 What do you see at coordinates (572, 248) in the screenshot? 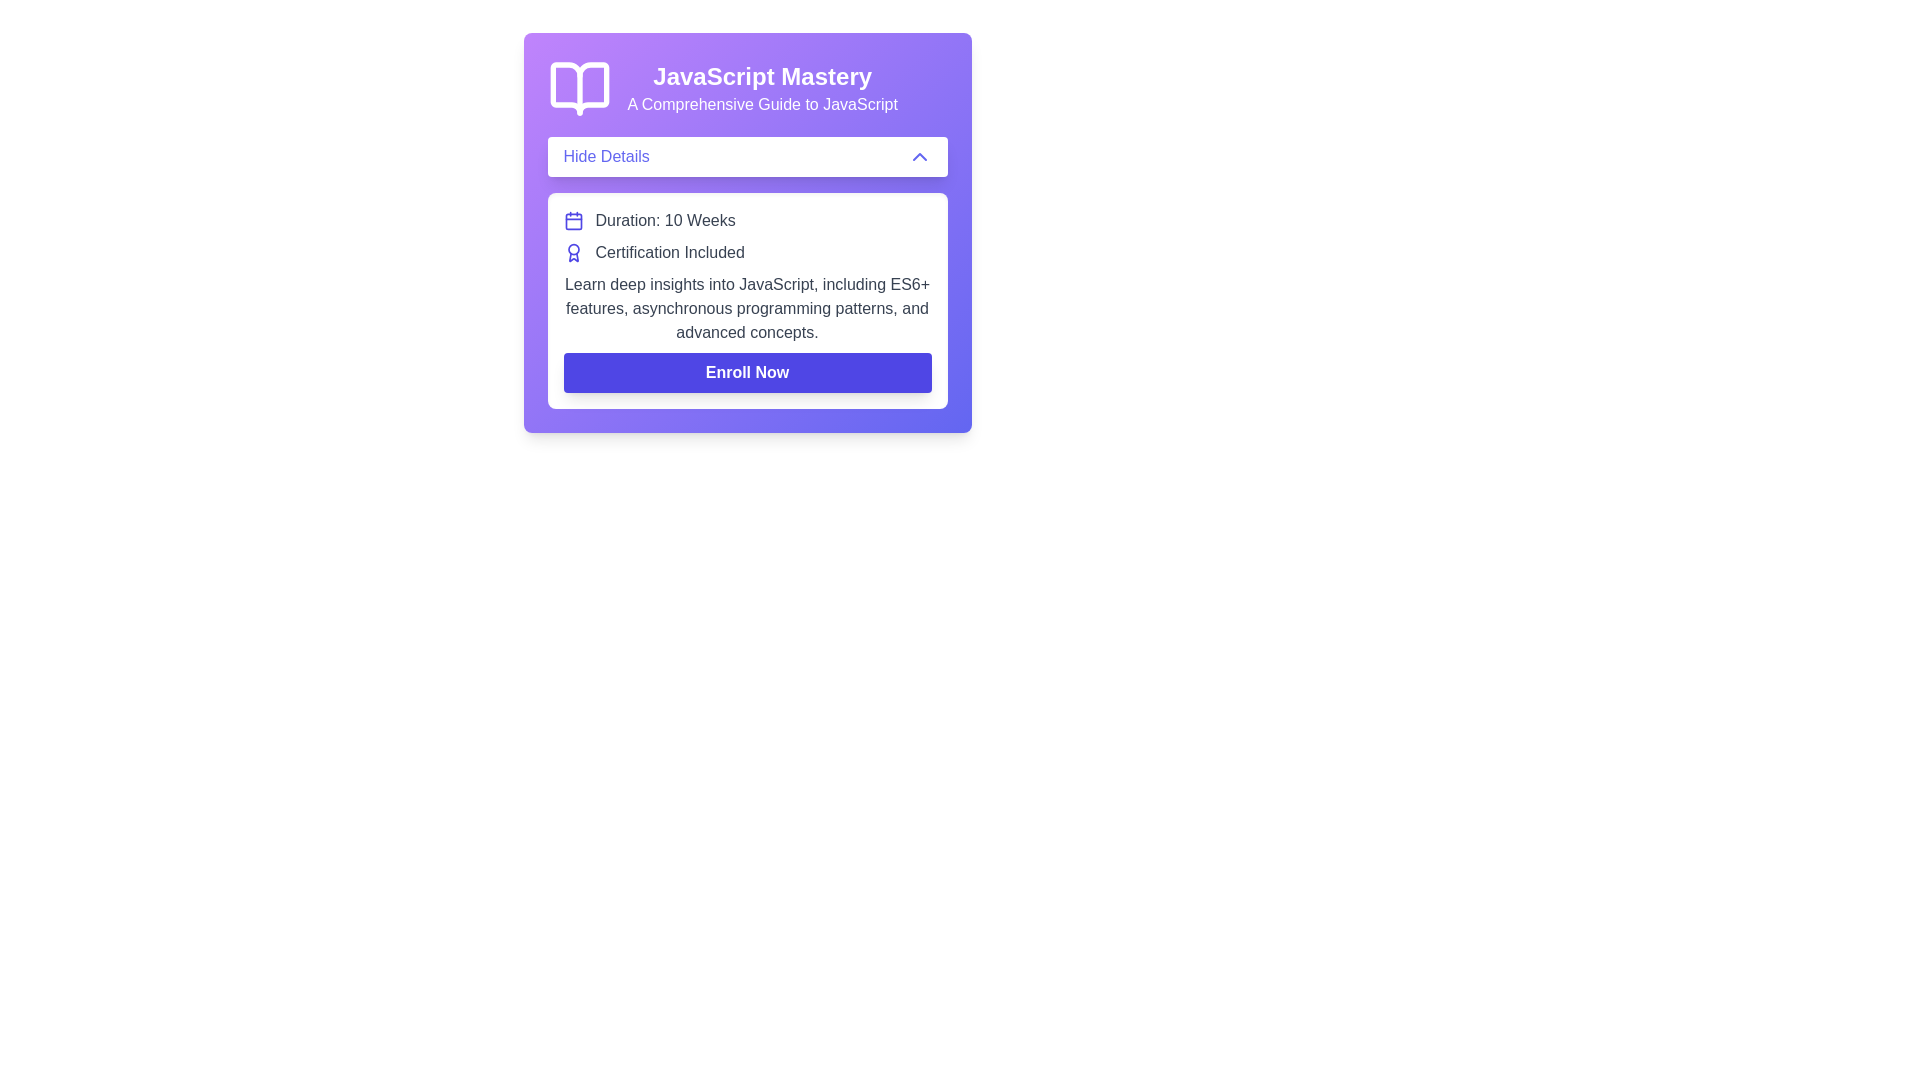
I see `the indigo-accented SVG circle element, which is part of a badge-like graphic located in the upper-middle region of the interface` at bounding box center [572, 248].